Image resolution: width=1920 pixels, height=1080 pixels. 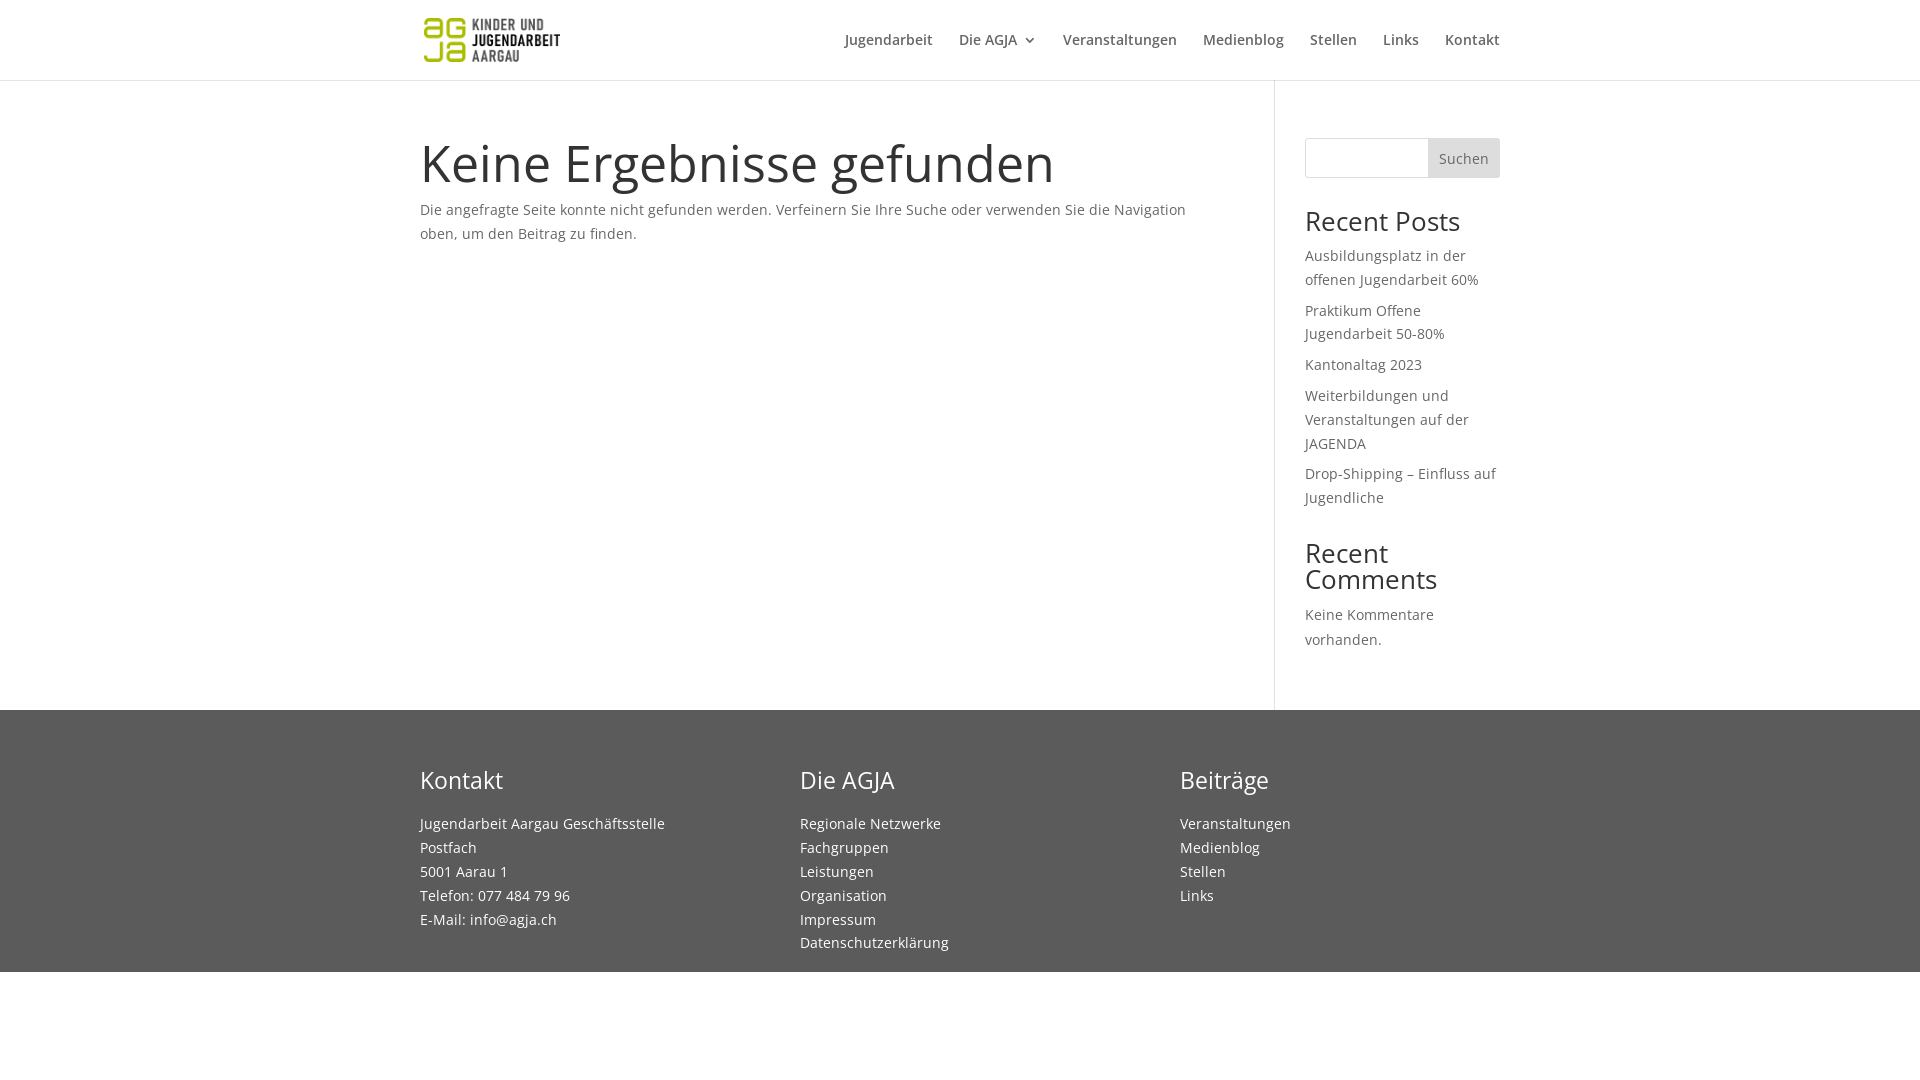 What do you see at coordinates (1118, 55) in the screenshot?
I see `'Veranstaltungen'` at bounding box center [1118, 55].